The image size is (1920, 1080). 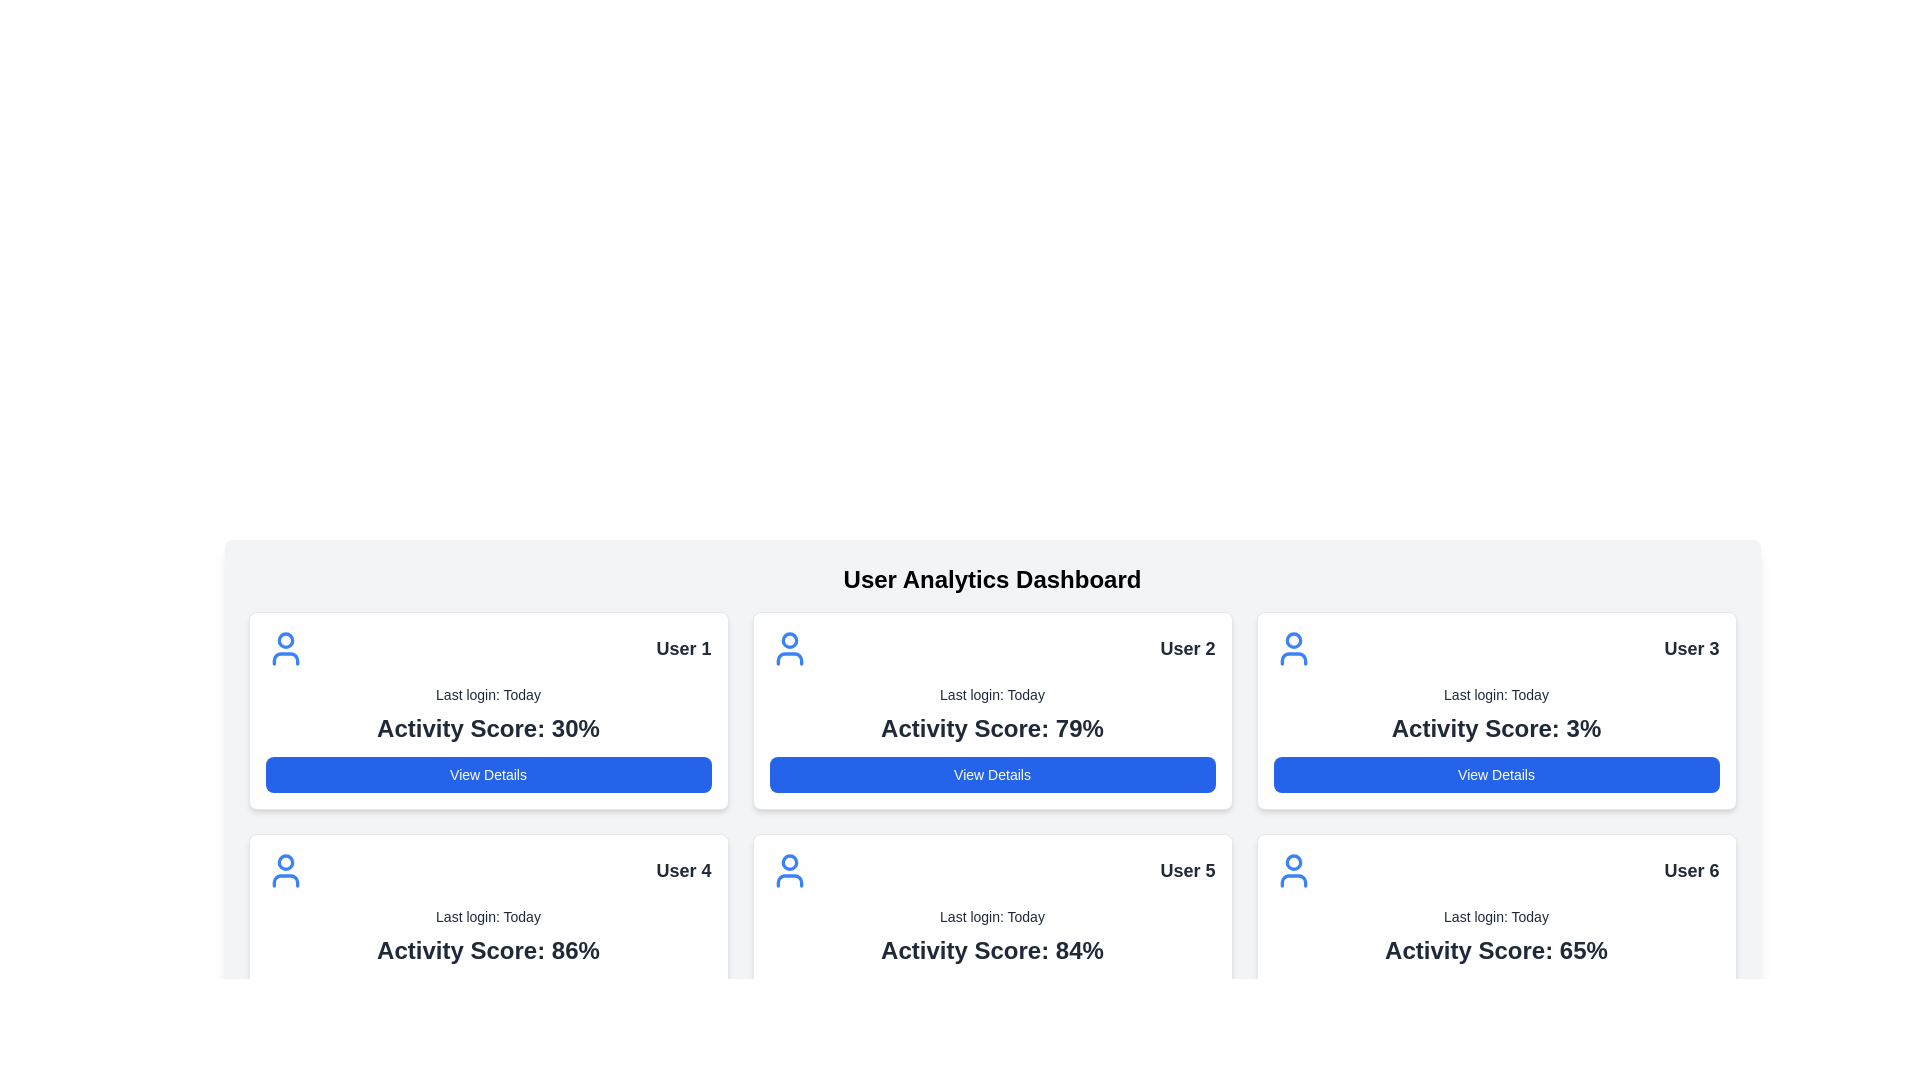 I want to click on the call-to-action button located at the bottom of the fourth user card in the grid layout, so click(x=488, y=996).